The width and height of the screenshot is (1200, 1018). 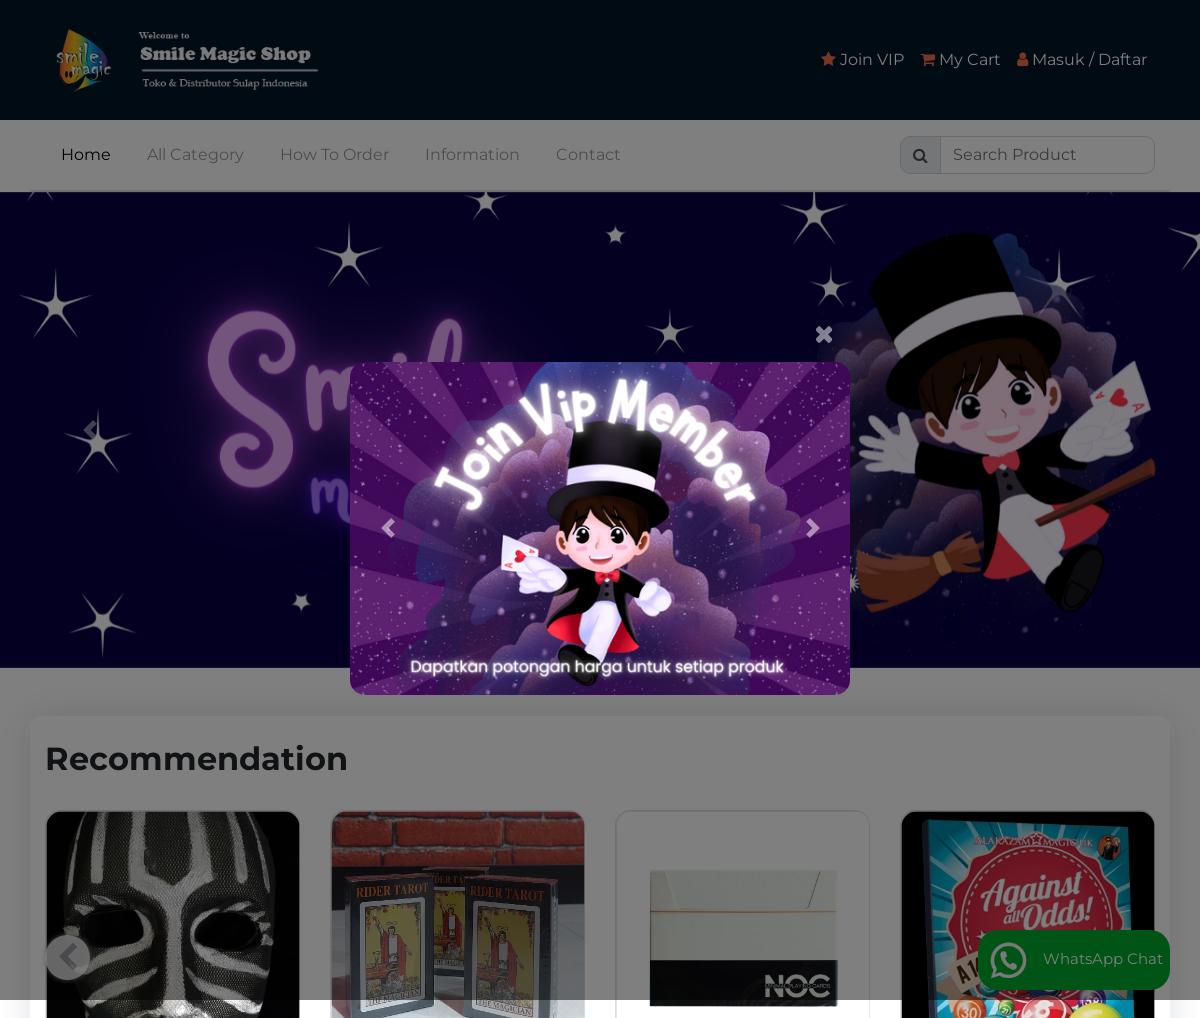 What do you see at coordinates (1029, 956) in the screenshot?
I see `'WhatsApp Chat'` at bounding box center [1029, 956].